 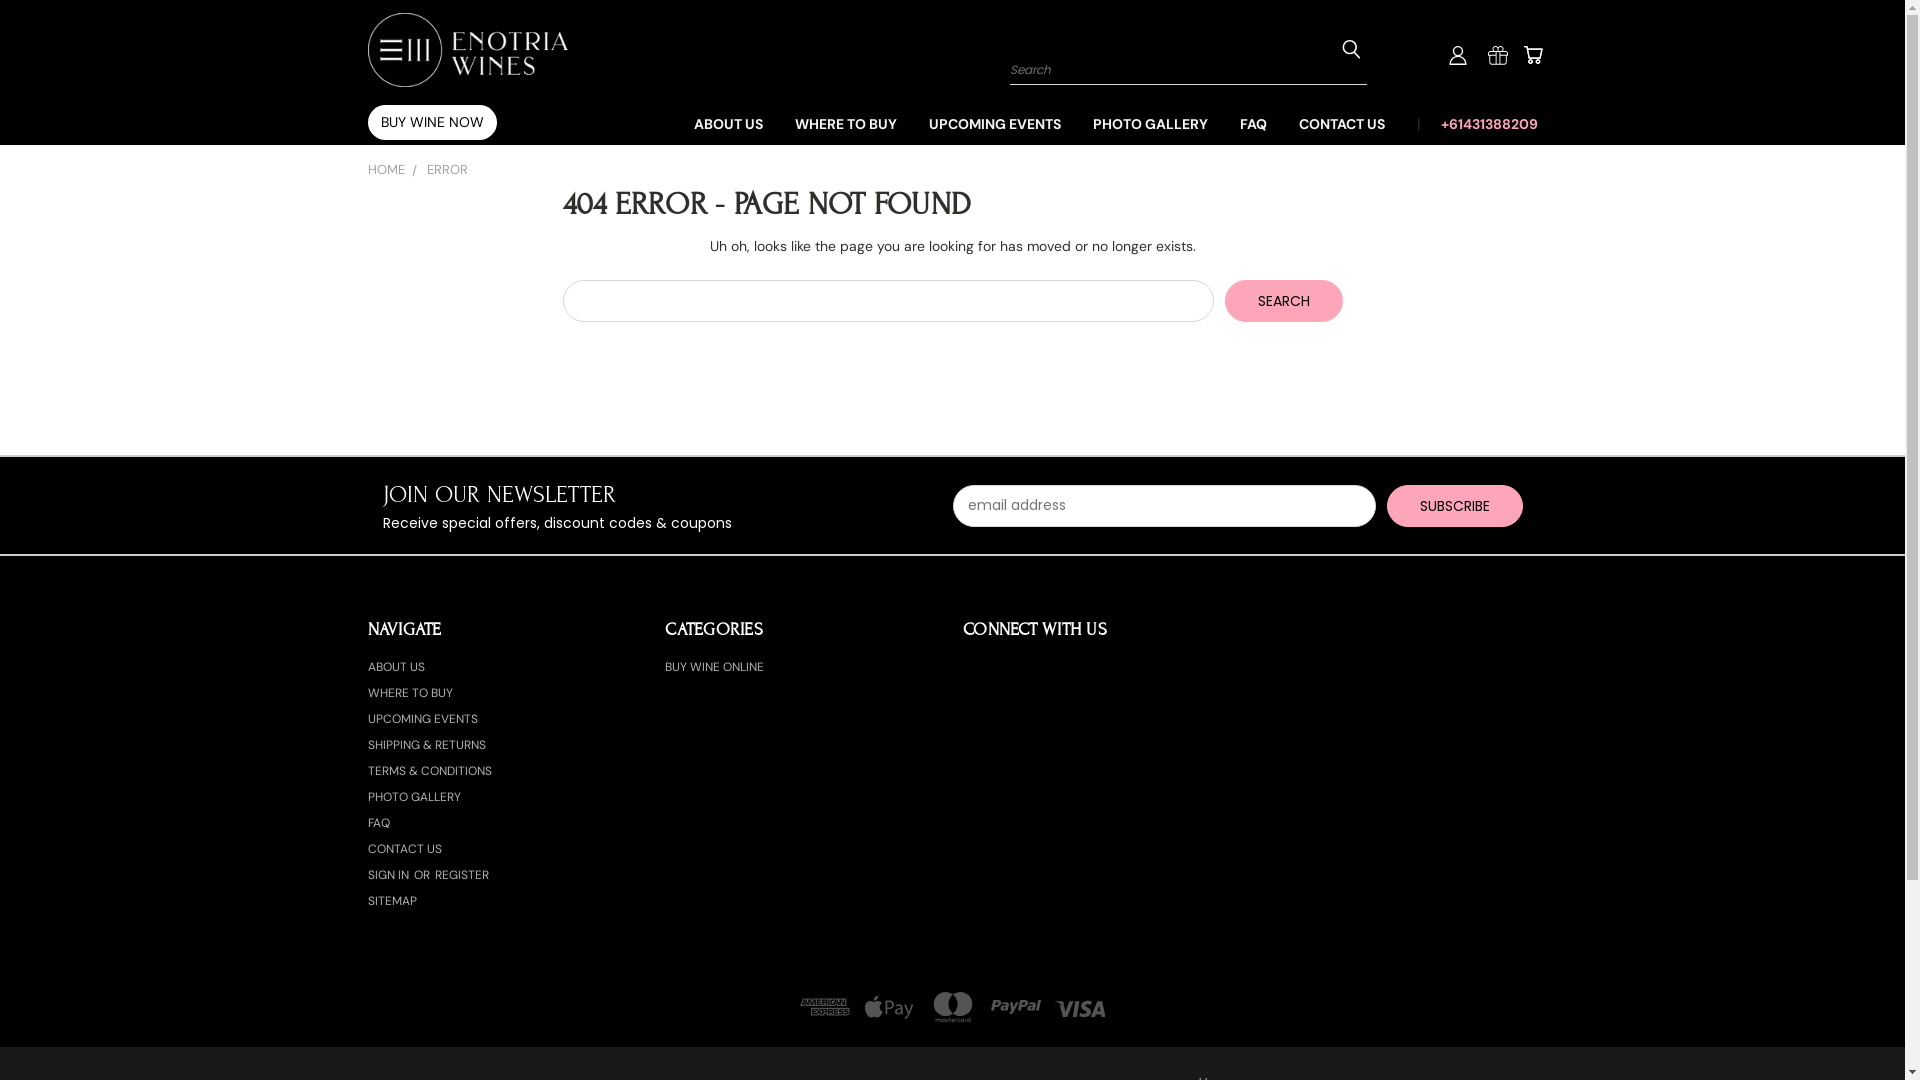 What do you see at coordinates (727, 122) in the screenshot?
I see `'ABOUT US'` at bounding box center [727, 122].